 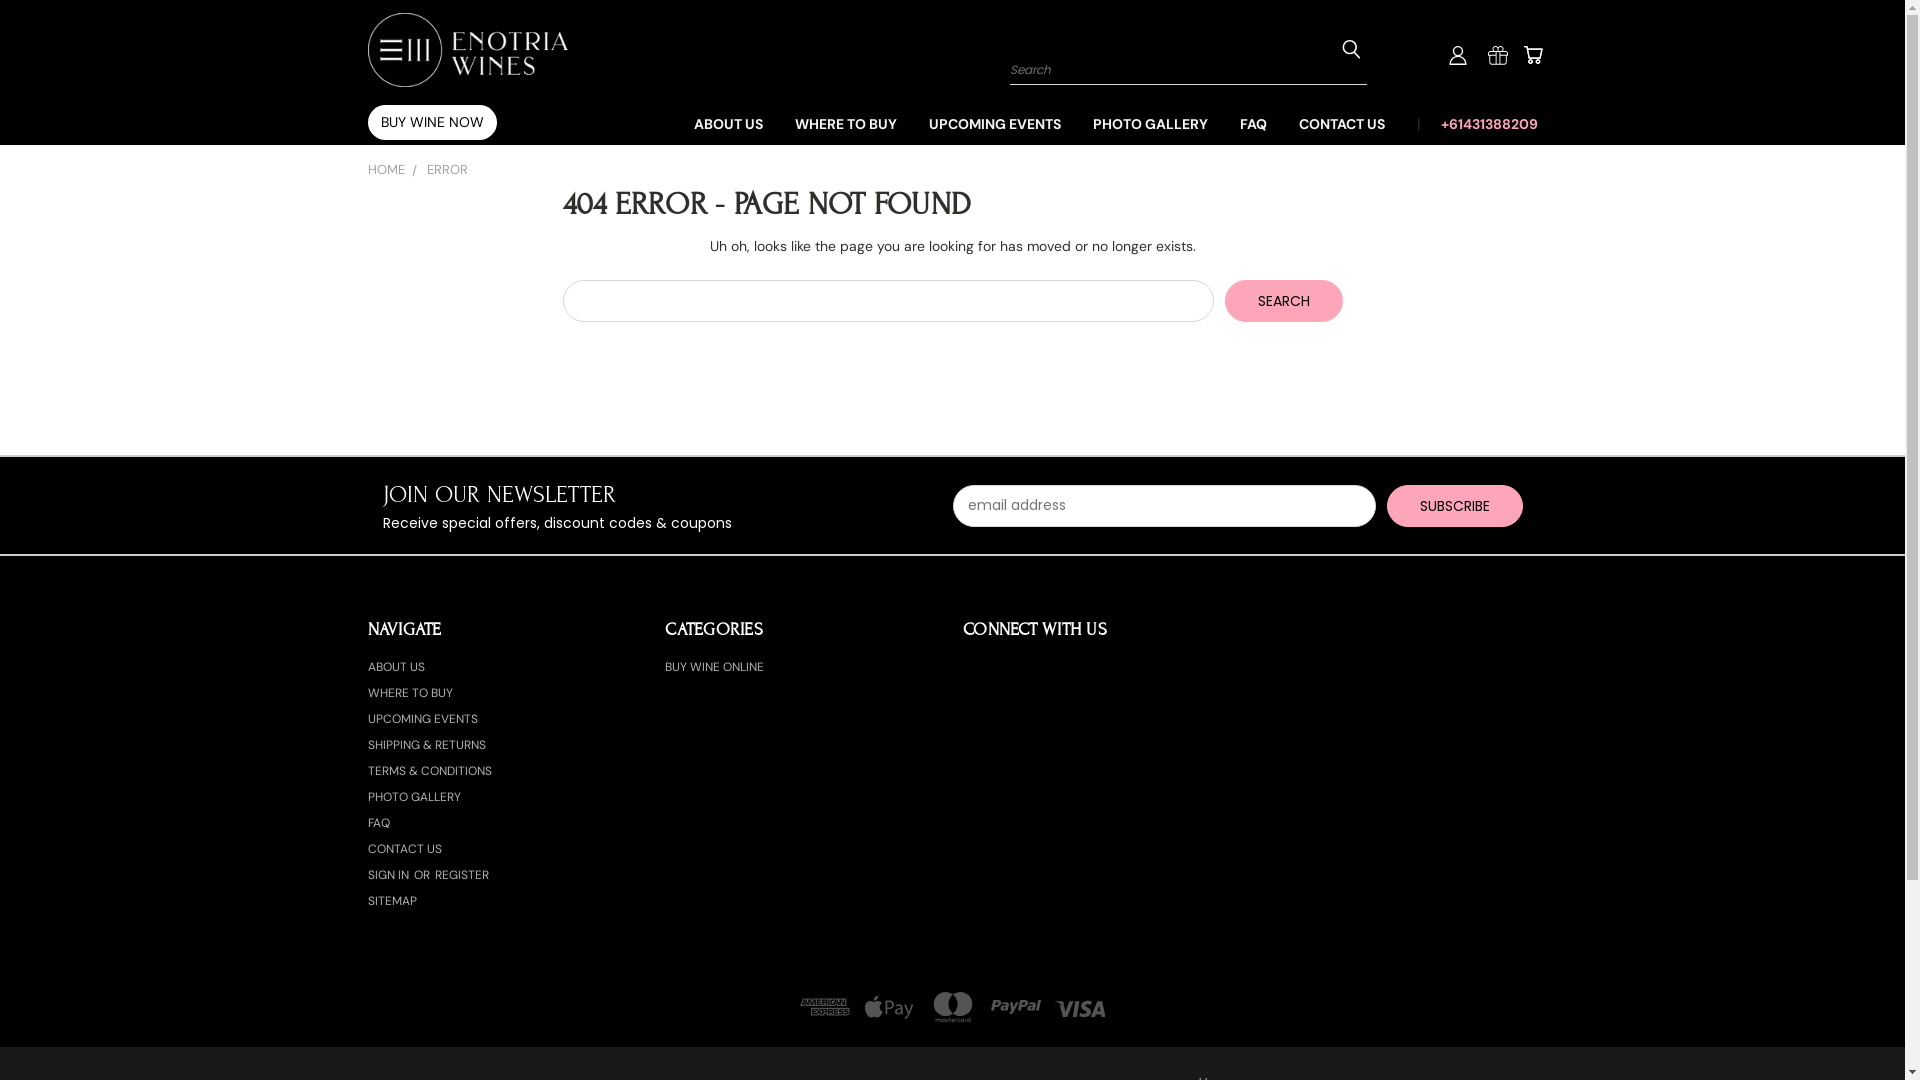 What do you see at coordinates (727, 122) in the screenshot?
I see `'ABOUT US'` at bounding box center [727, 122].